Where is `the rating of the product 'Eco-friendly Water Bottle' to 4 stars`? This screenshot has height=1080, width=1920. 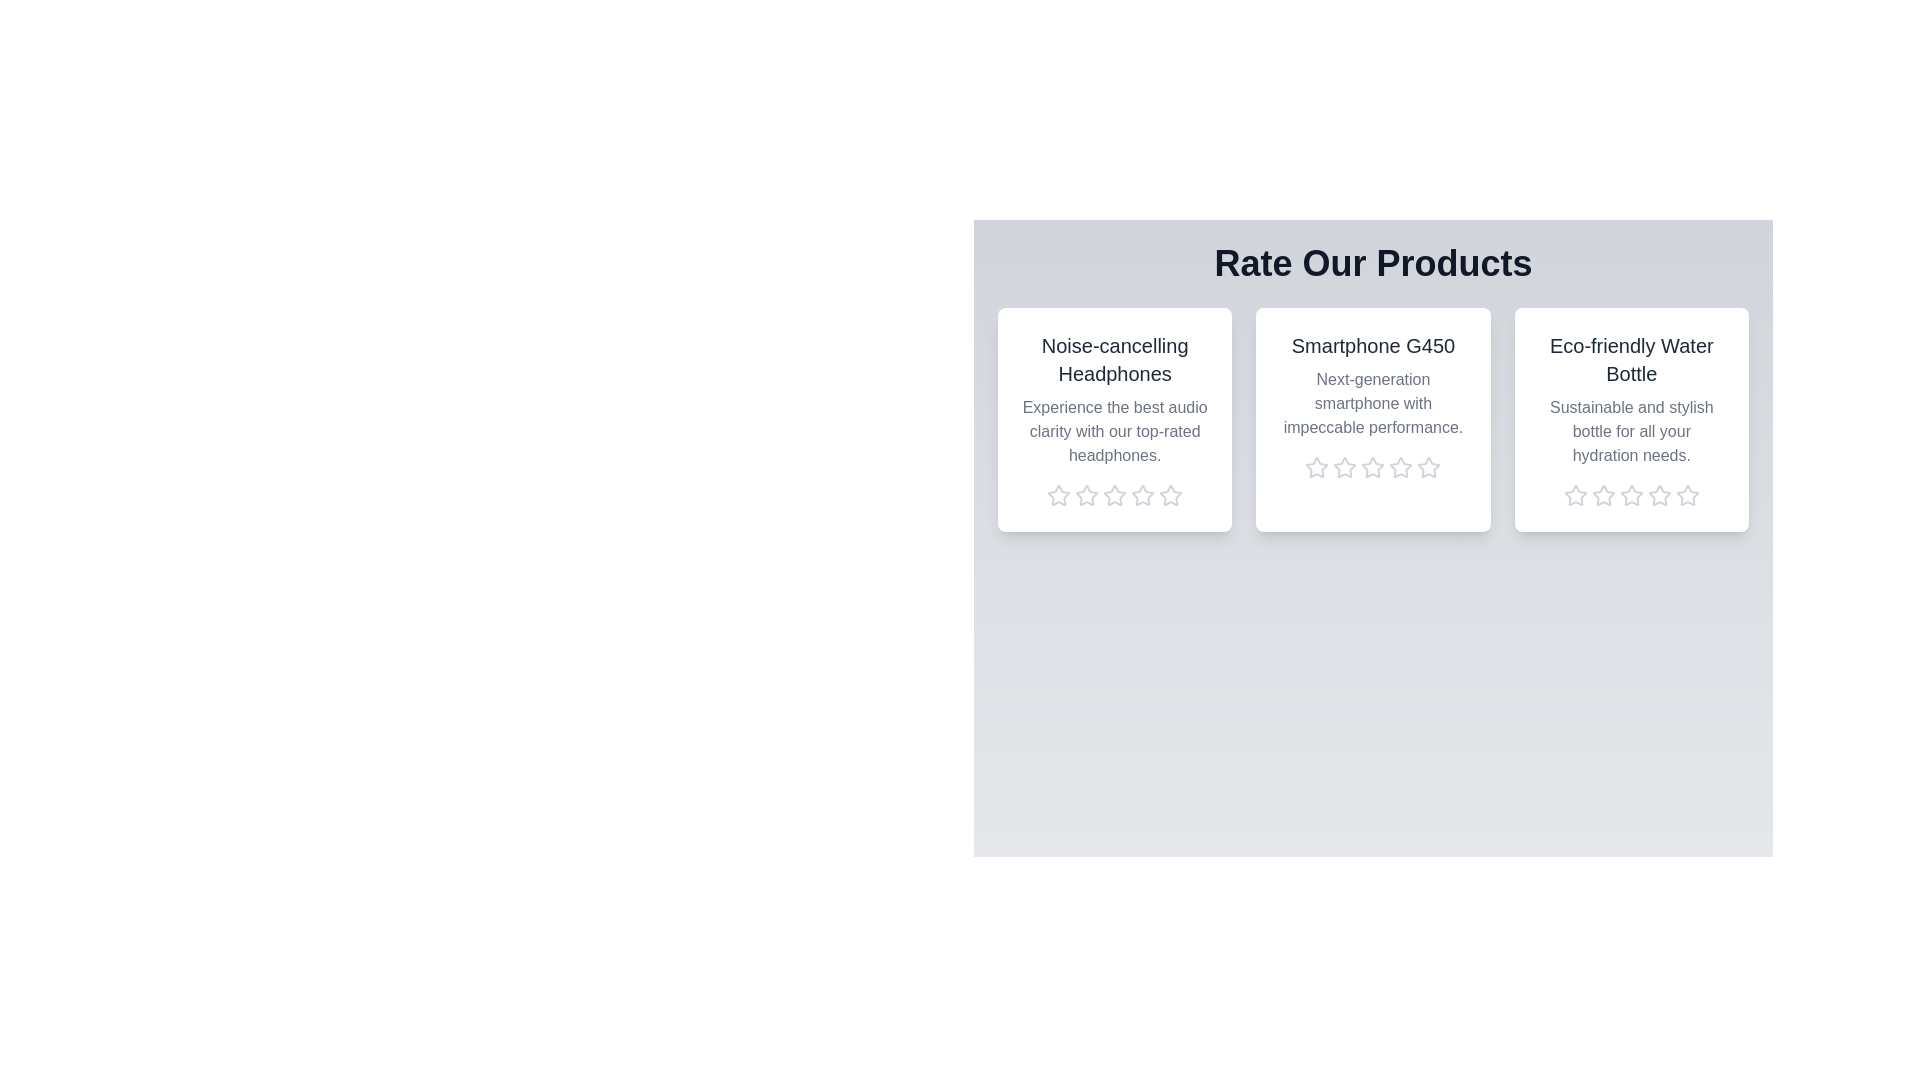
the rating of the product 'Eco-friendly Water Bottle' to 4 stars is located at coordinates (1659, 495).